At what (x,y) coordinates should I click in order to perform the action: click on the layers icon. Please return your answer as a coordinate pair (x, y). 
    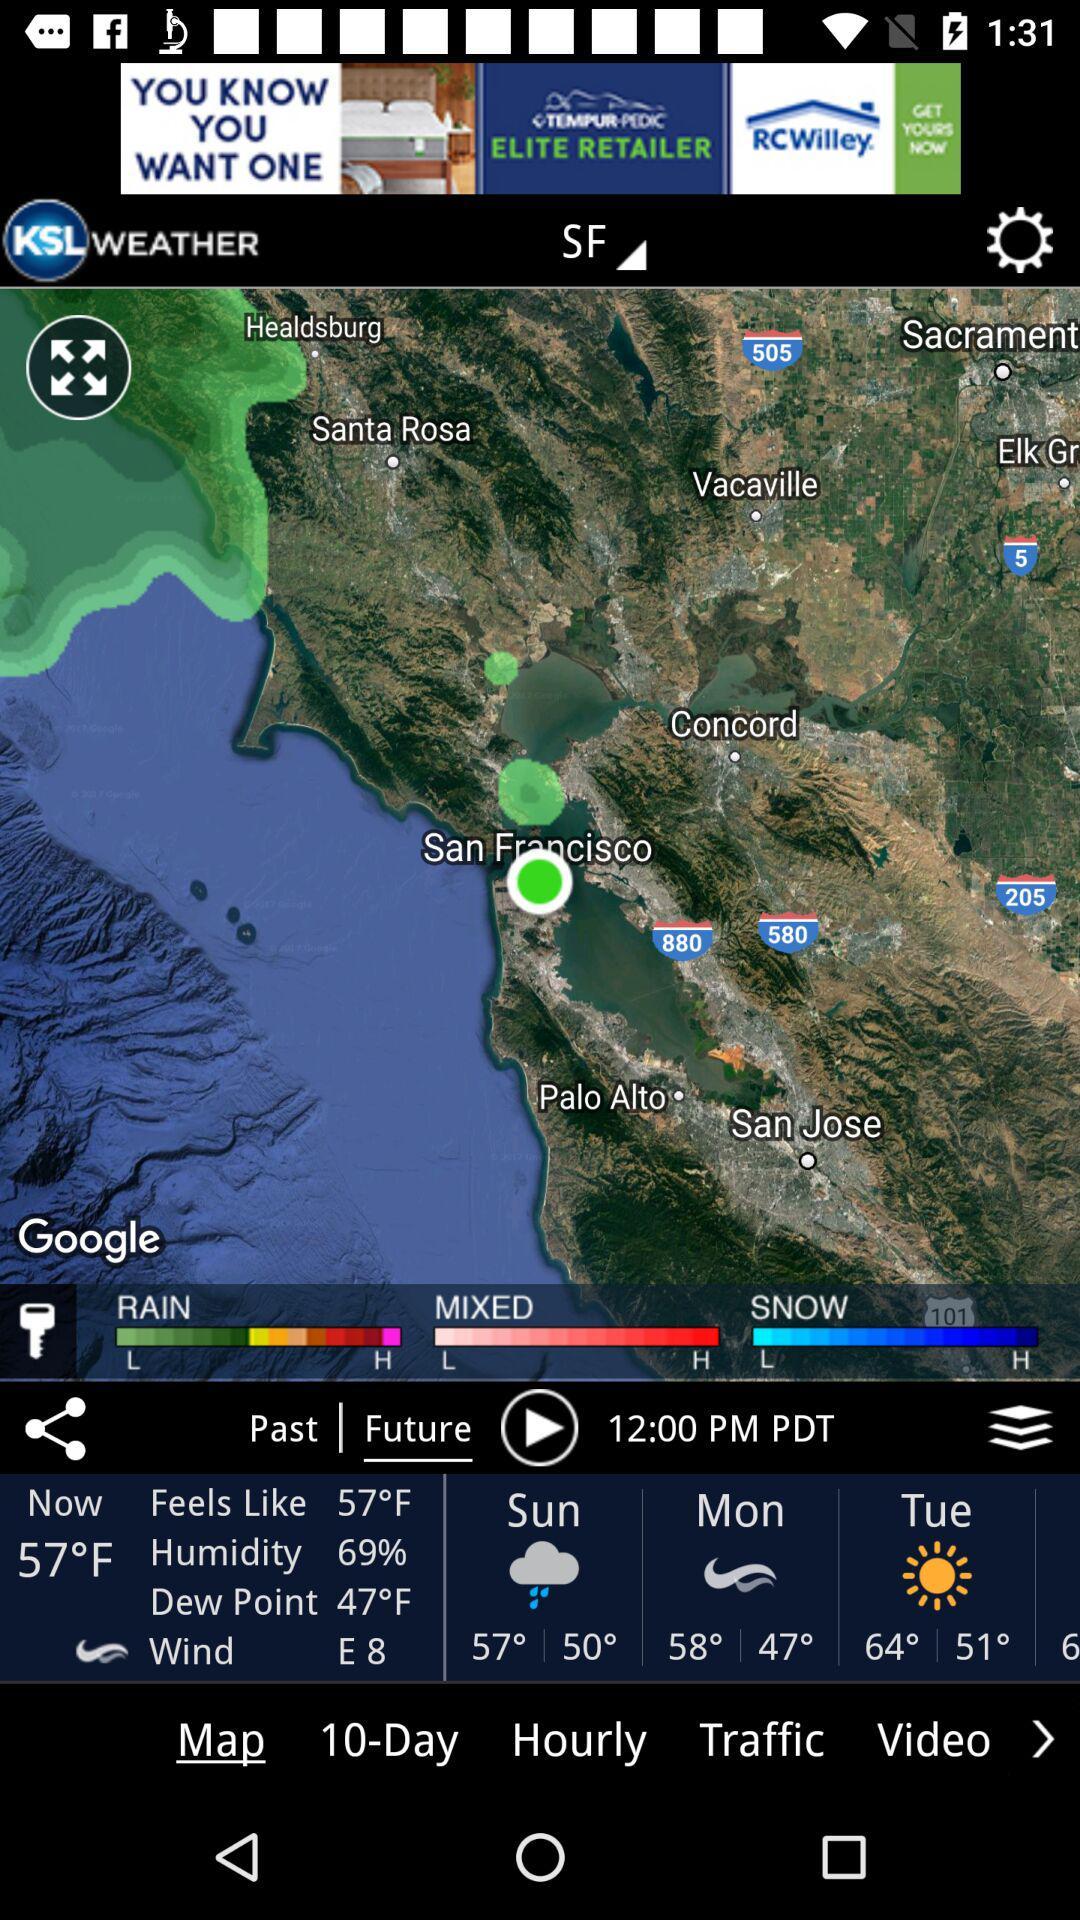
    Looking at the image, I should click on (1020, 1426).